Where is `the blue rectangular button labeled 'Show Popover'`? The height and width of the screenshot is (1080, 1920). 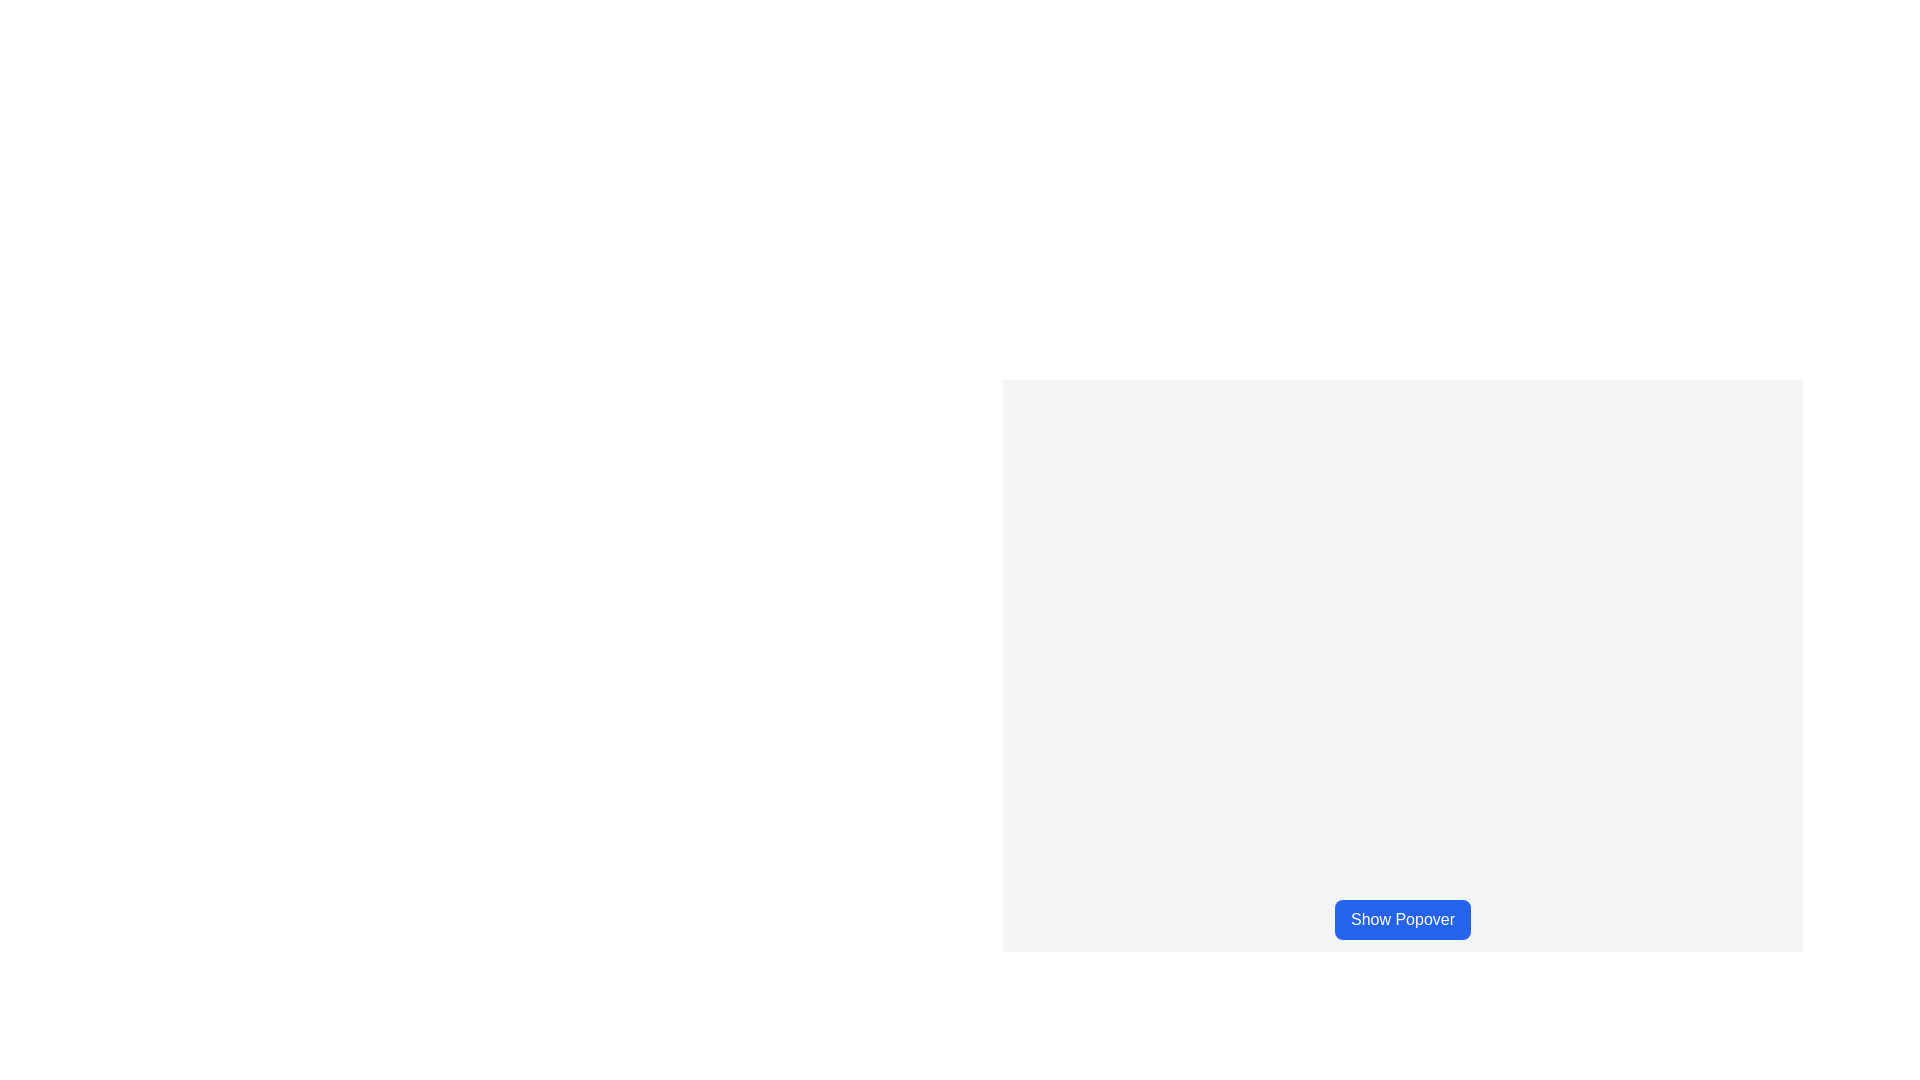 the blue rectangular button labeled 'Show Popover' is located at coordinates (1401, 920).